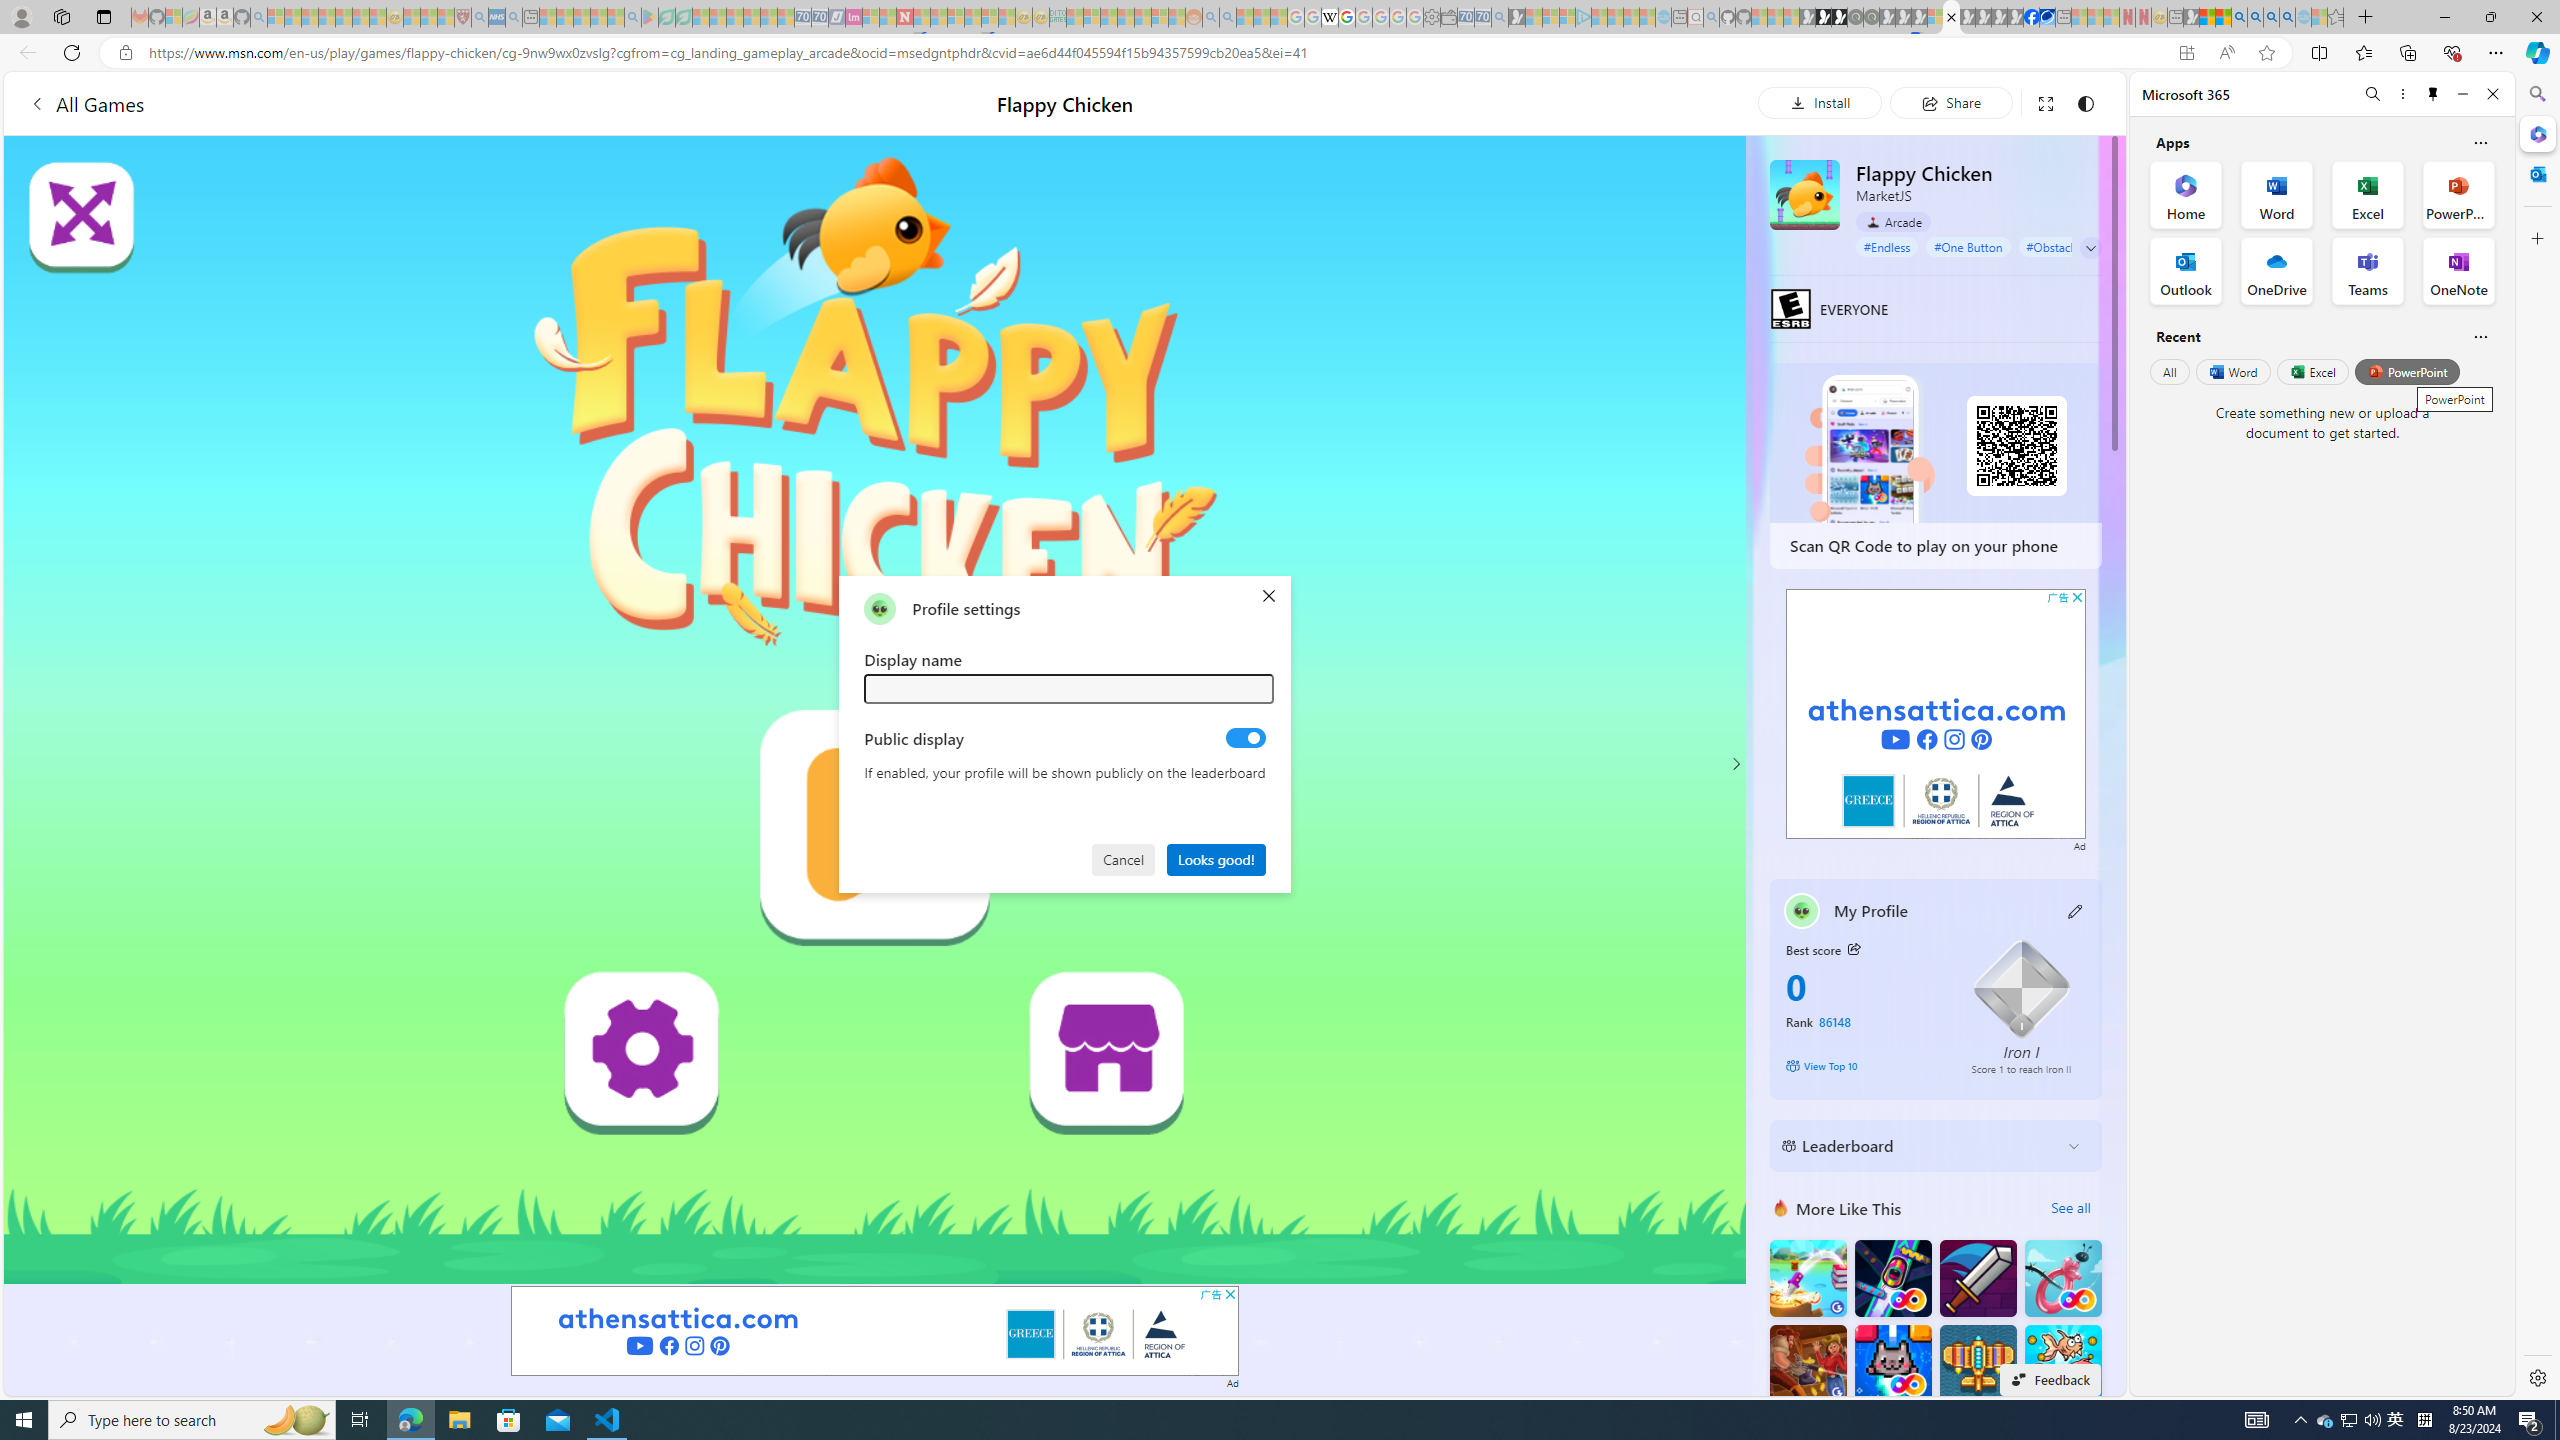 The width and height of the screenshot is (2560, 1440). Describe the element at coordinates (2406, 371) in the screenshot. I see `'PowerPoint'` at that location.